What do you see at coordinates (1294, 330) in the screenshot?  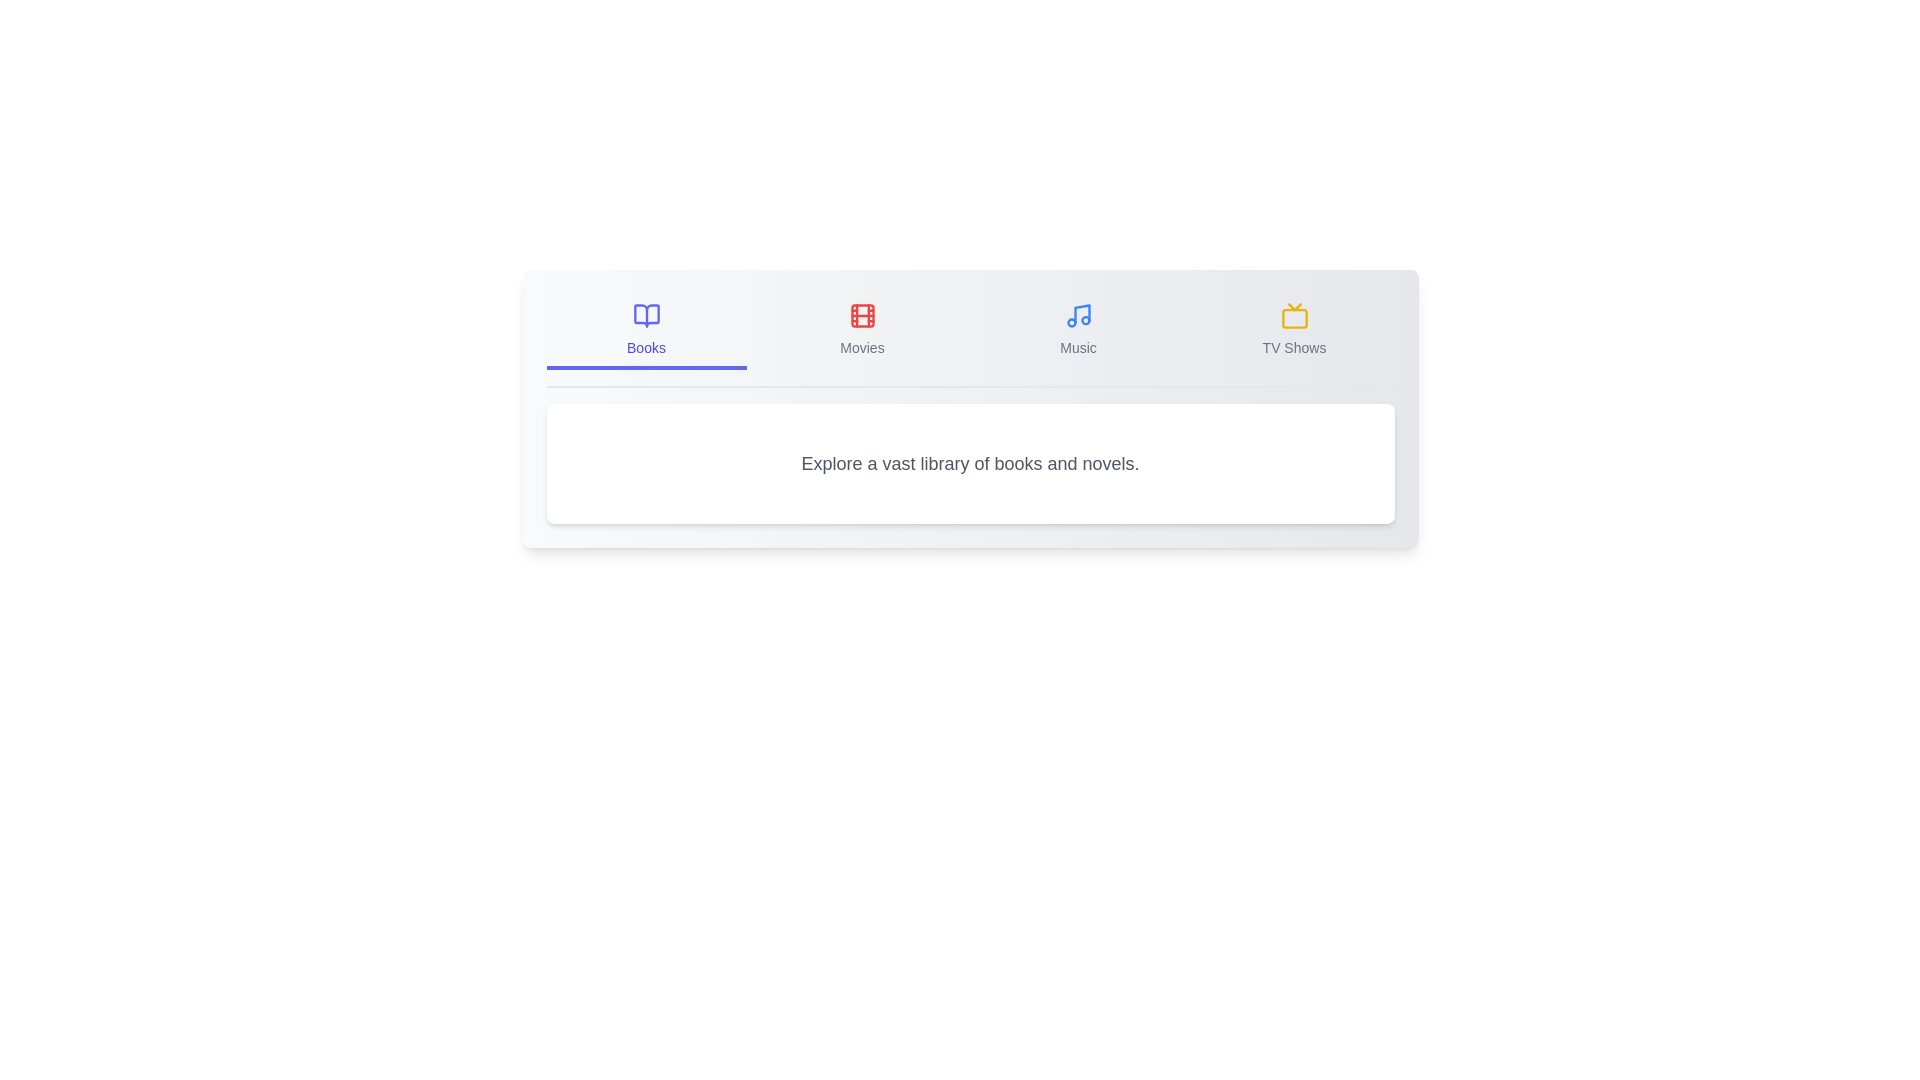 I see `the tab corresponding to TV Shows to view its content` at bounding box center [1294, 330].